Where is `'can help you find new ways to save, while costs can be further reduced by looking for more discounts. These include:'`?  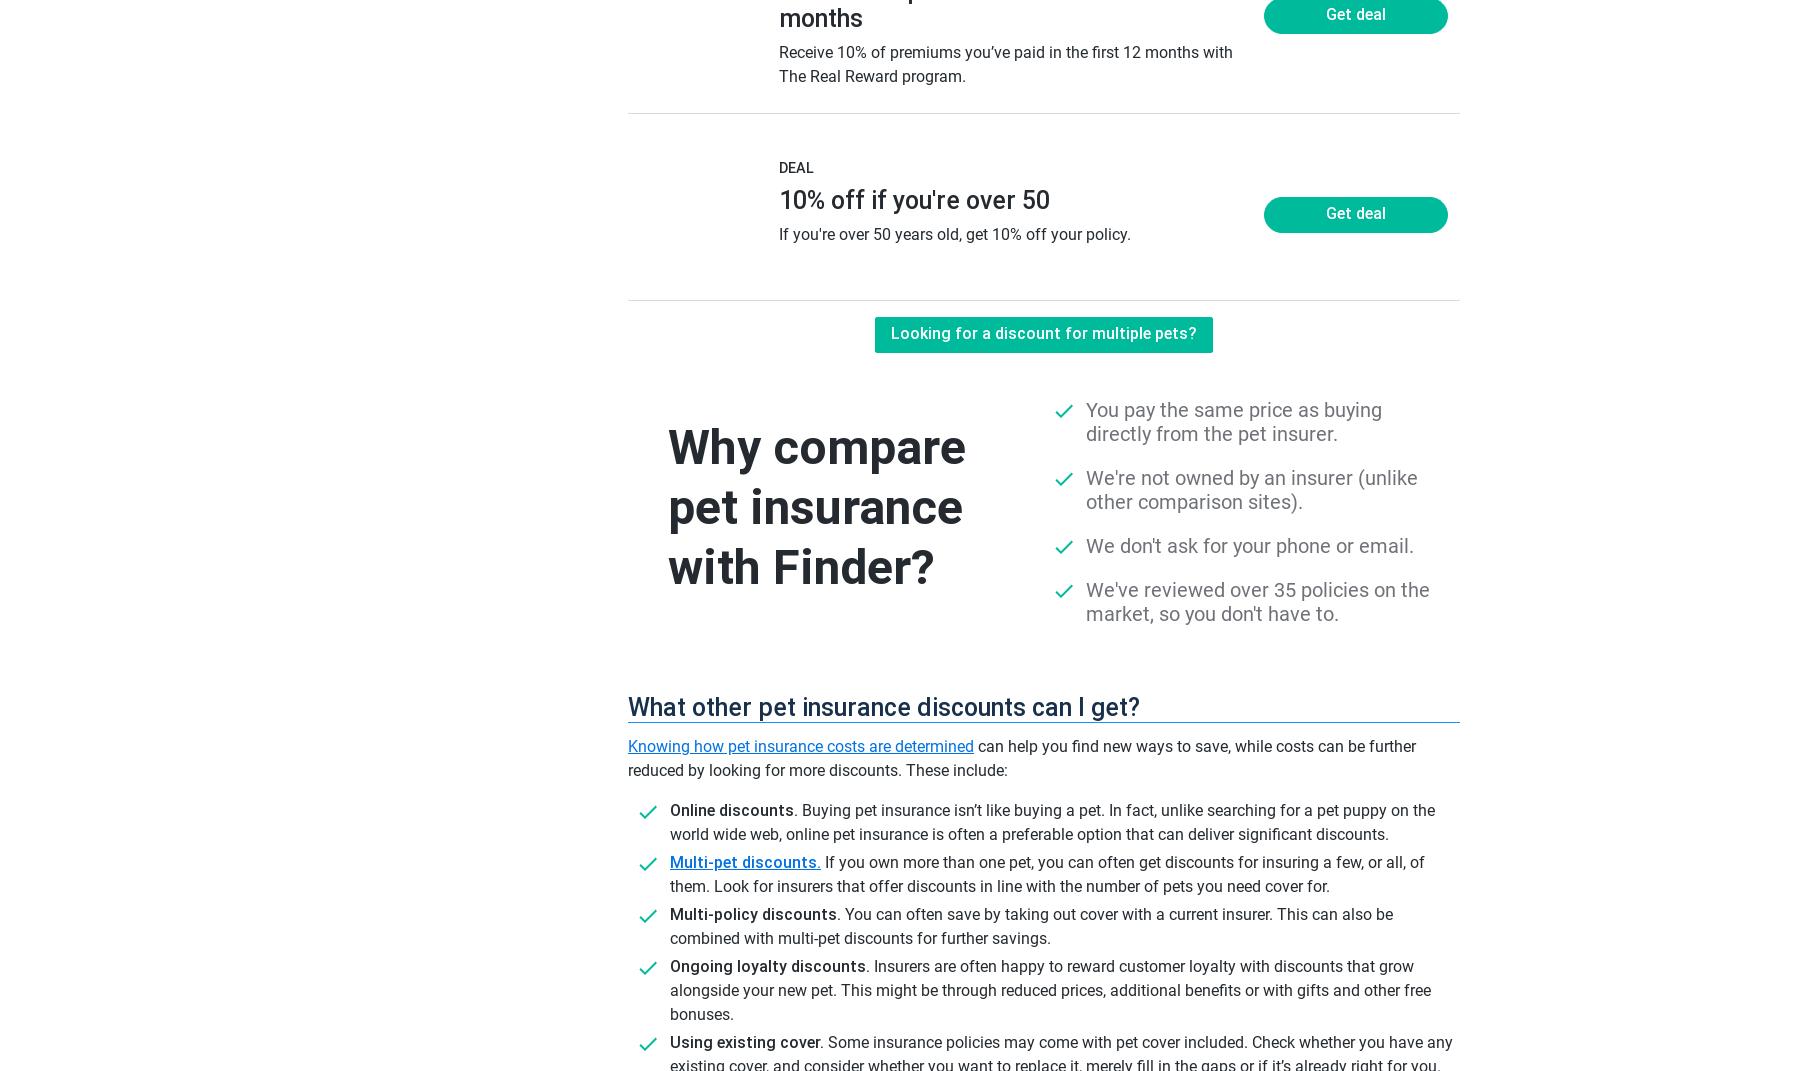 'can help you find new ways to save, while costs can be further reduced by looking for more discounts. These include:' is located at coordinates (1022, 758).